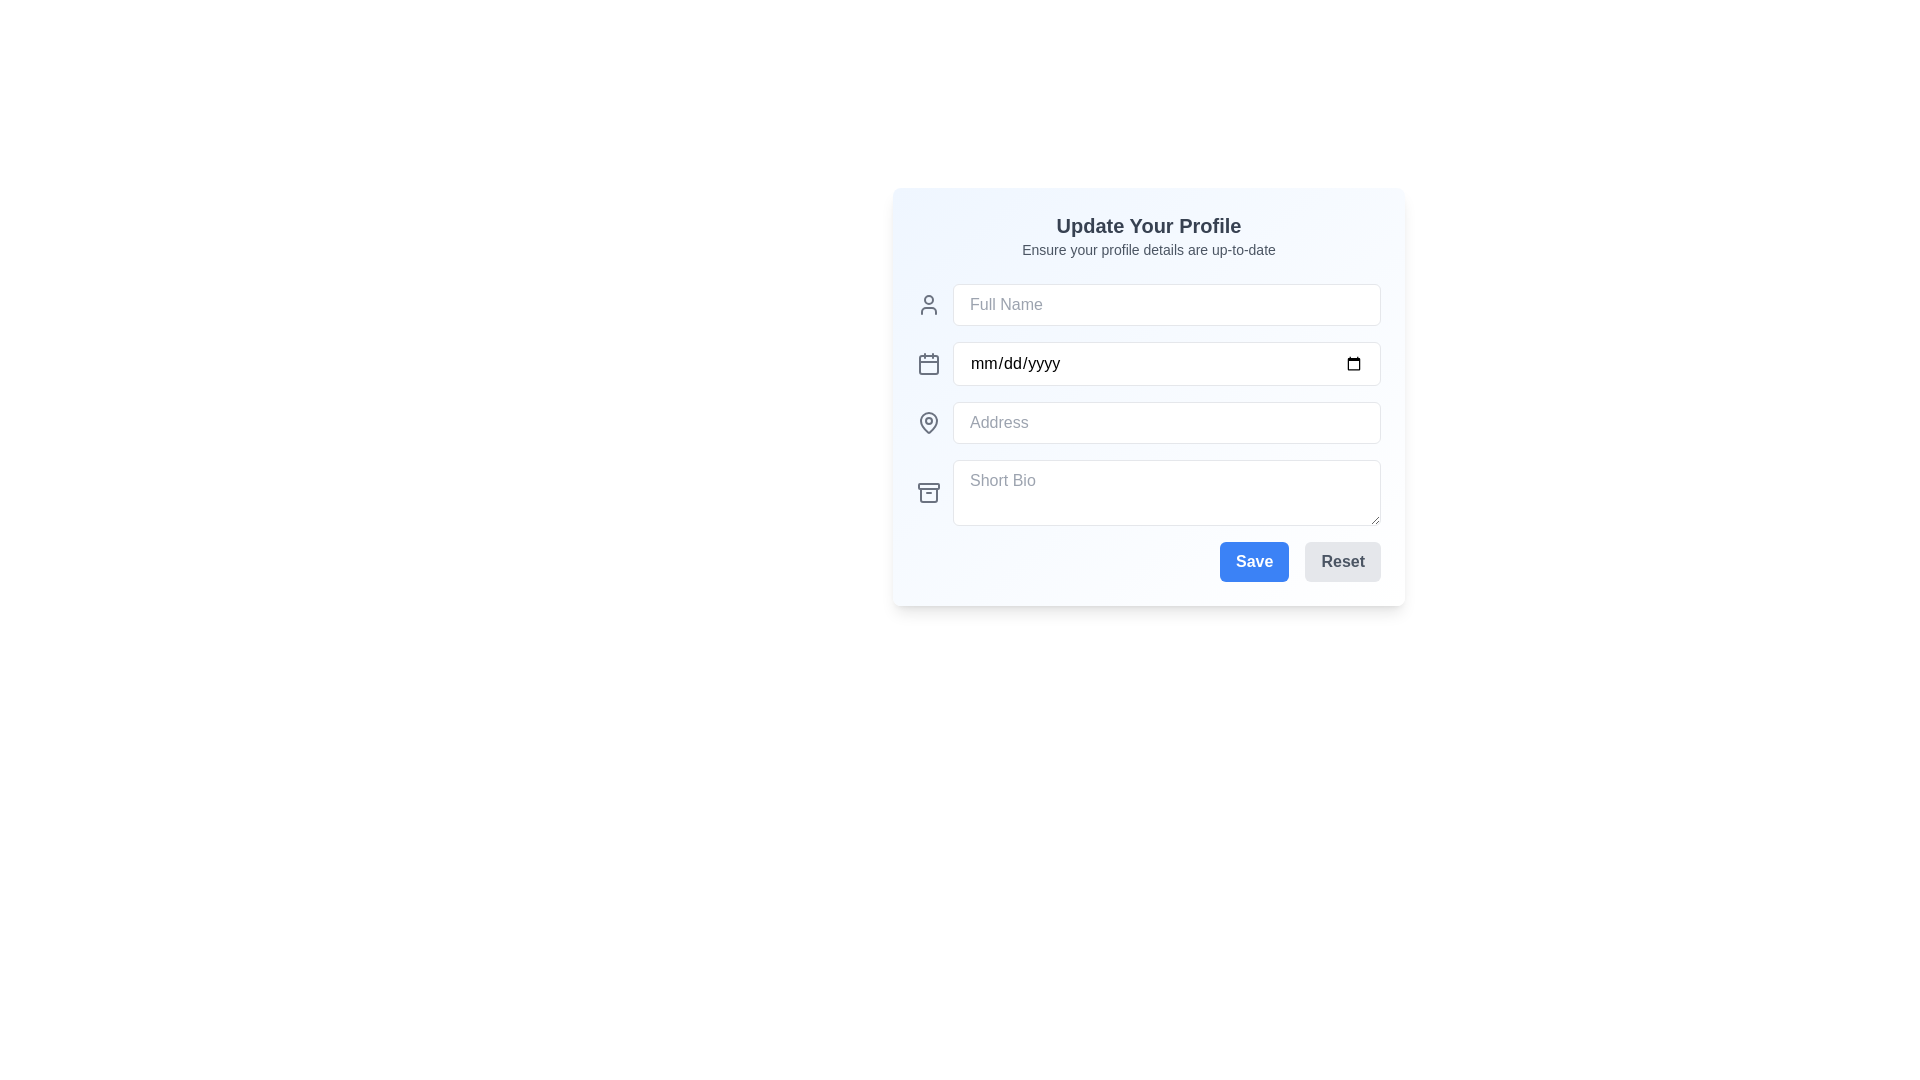 The width and height of the screenshot is (1920, 1080). What do you see at coordinates (928, 365) in the screenshot?
I see `the calendar icon element, which is a rectangular shape with rounded corners located to the left of the date input field containing the placeholder text 'mm/dd/yyyy'` at bounding box center [928, 365].